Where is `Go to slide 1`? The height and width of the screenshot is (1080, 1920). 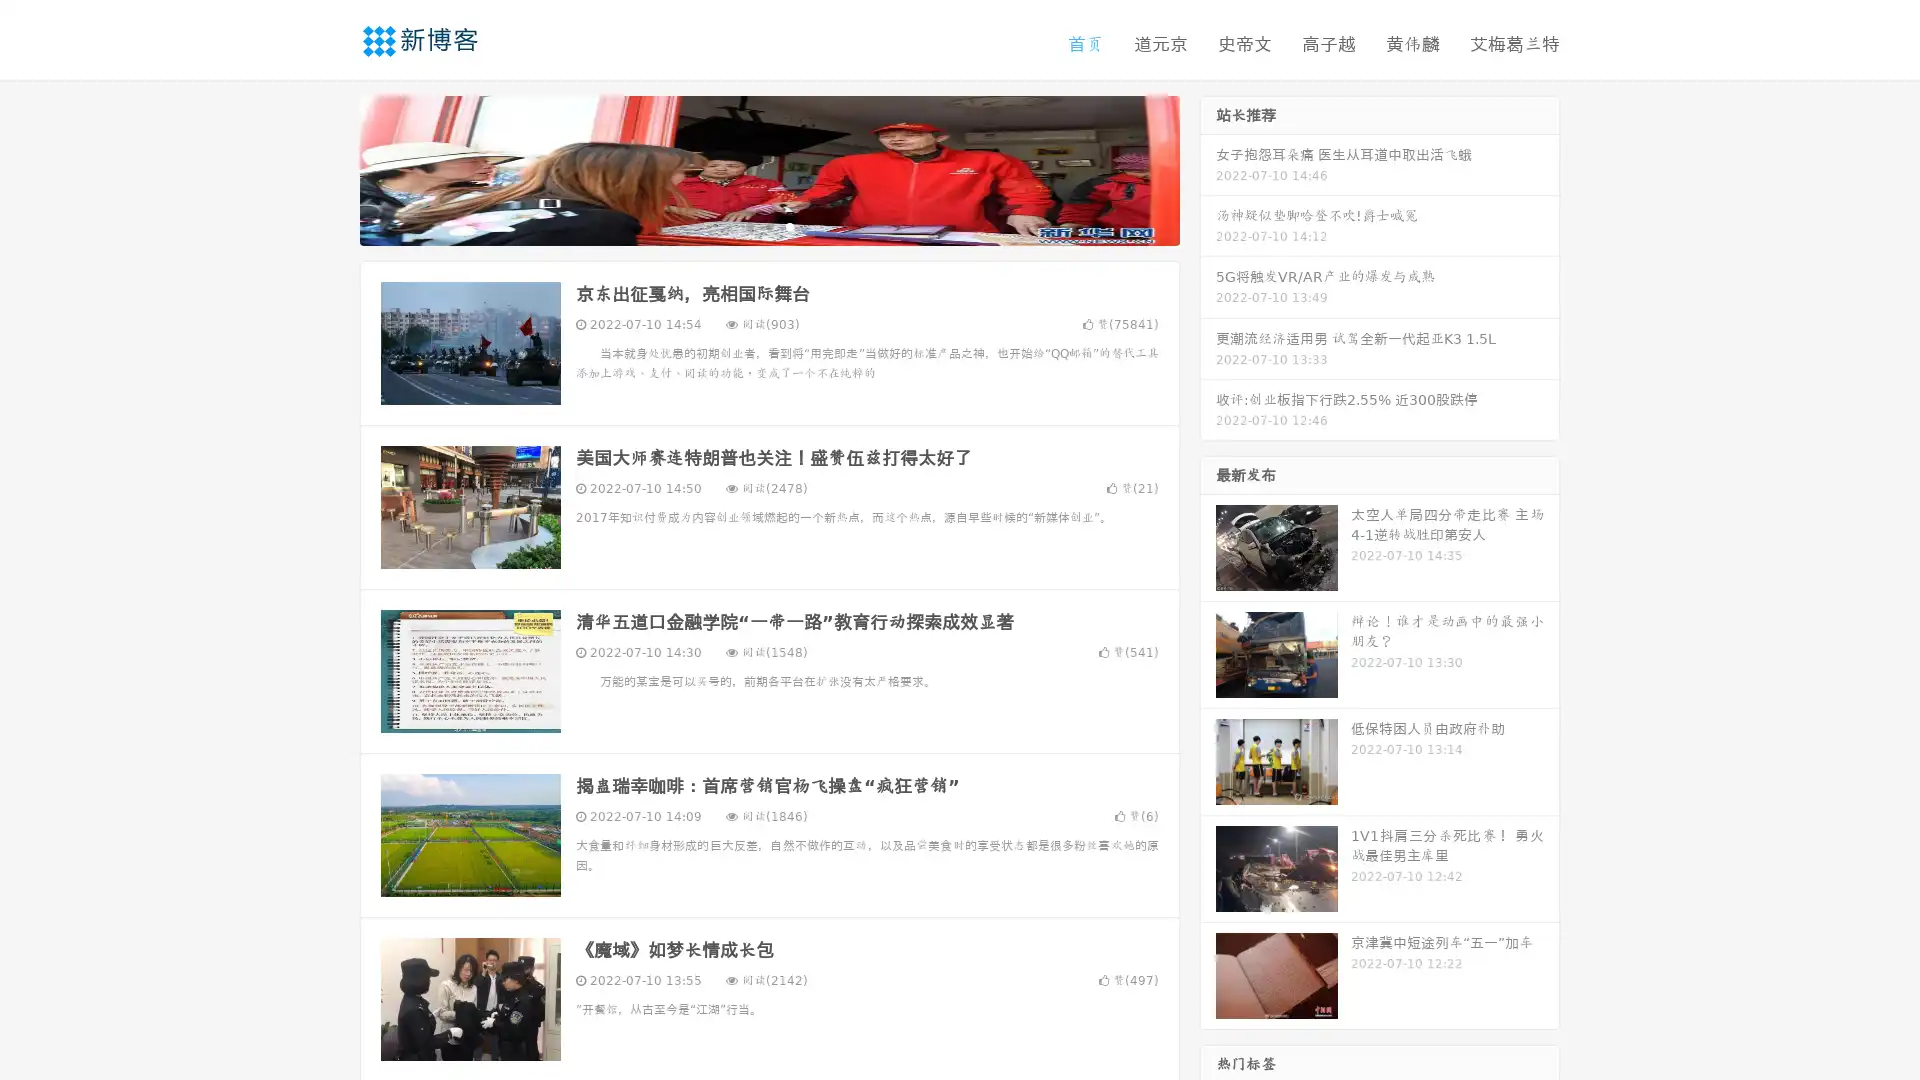
Go to slide 1 is located at coordinates (748, 225).